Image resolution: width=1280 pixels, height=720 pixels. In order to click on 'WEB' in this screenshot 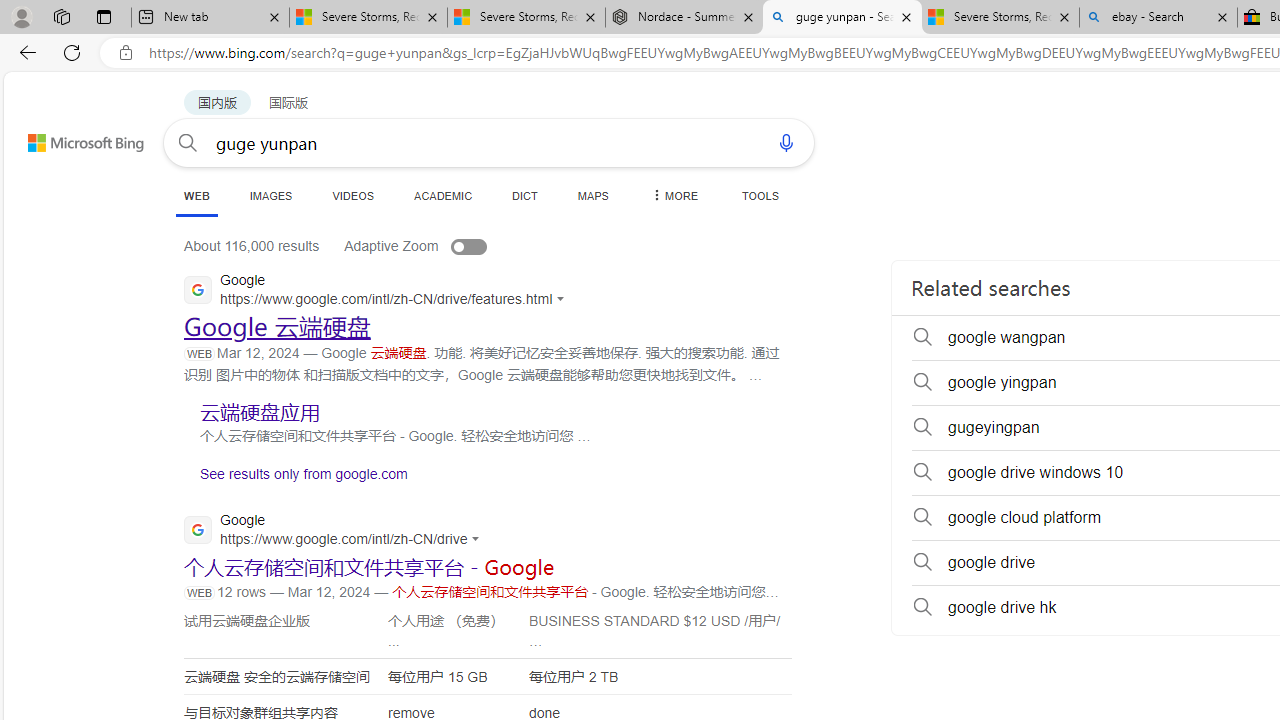, I will do `click(197, 195)`.